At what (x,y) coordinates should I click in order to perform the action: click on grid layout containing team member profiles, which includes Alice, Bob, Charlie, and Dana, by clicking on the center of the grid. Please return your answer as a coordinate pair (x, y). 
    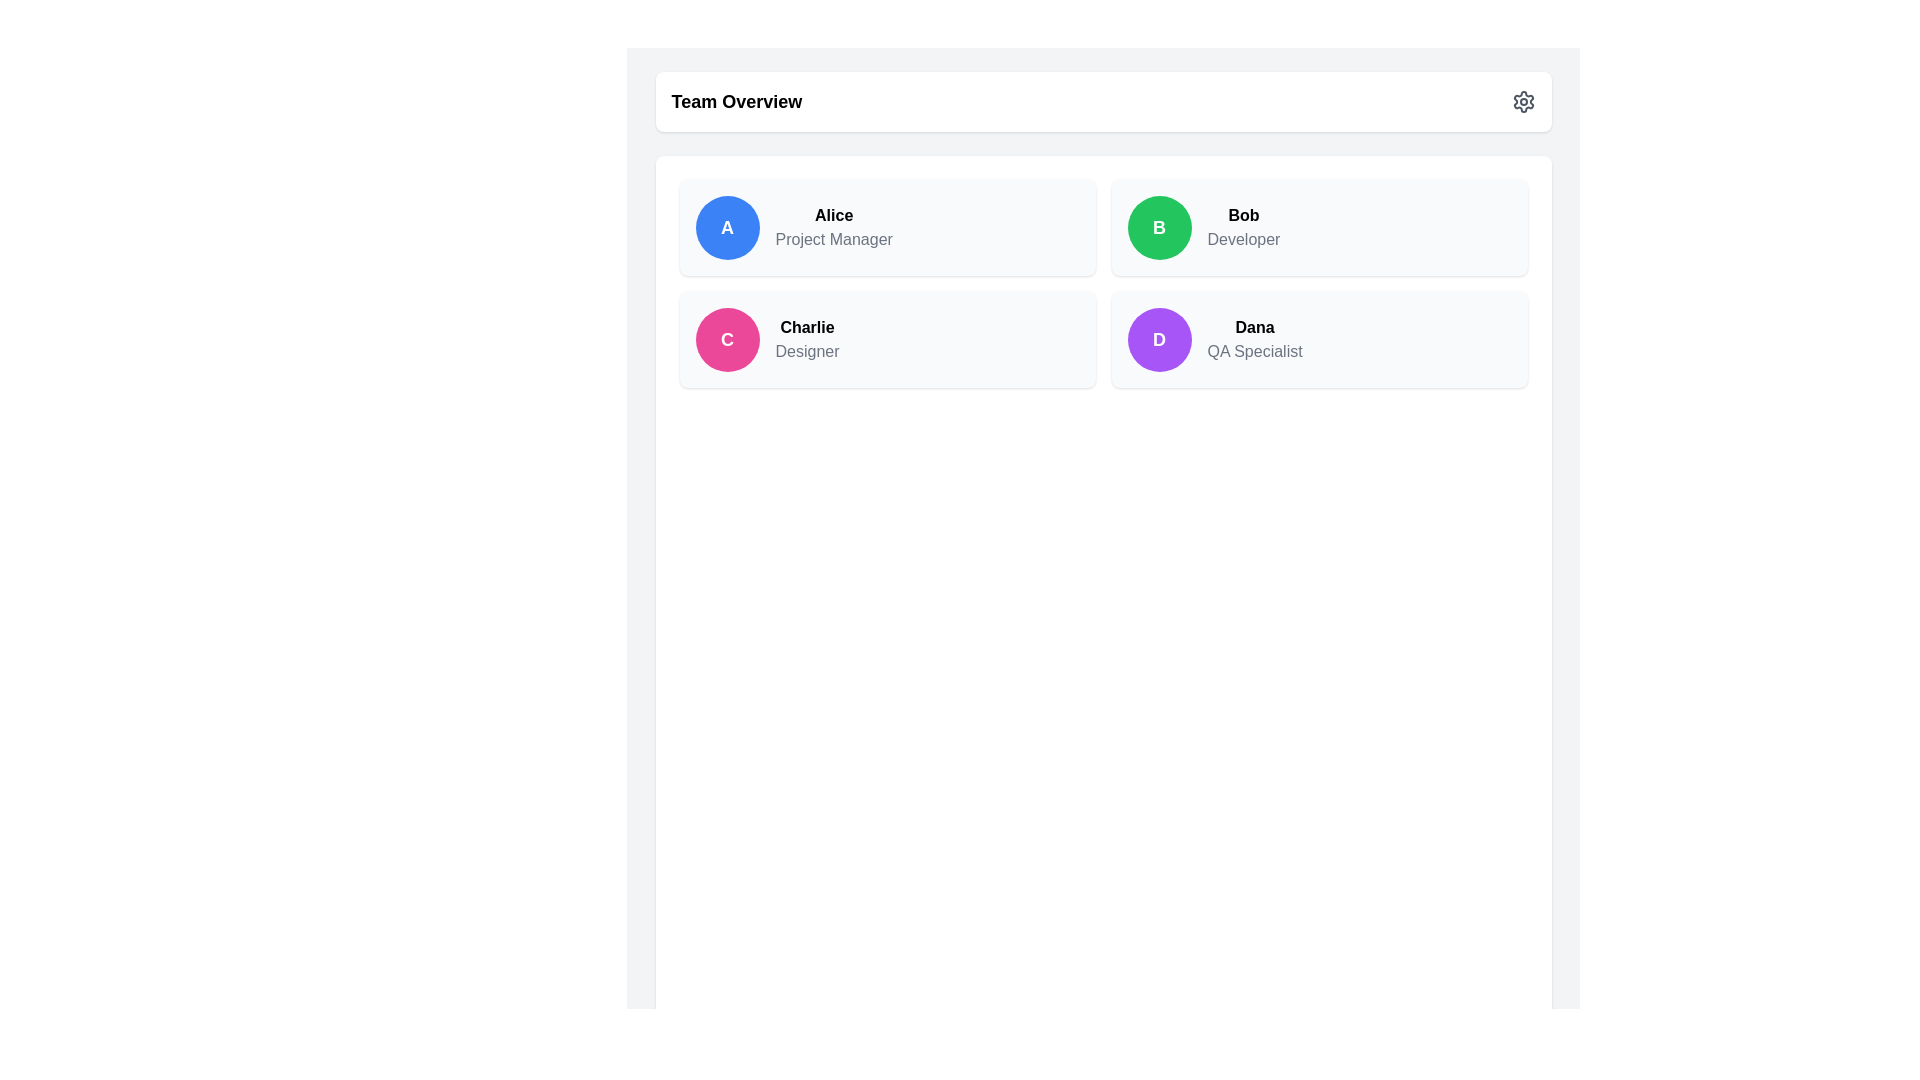
    Looking at the image, I should click on (1102, 284).